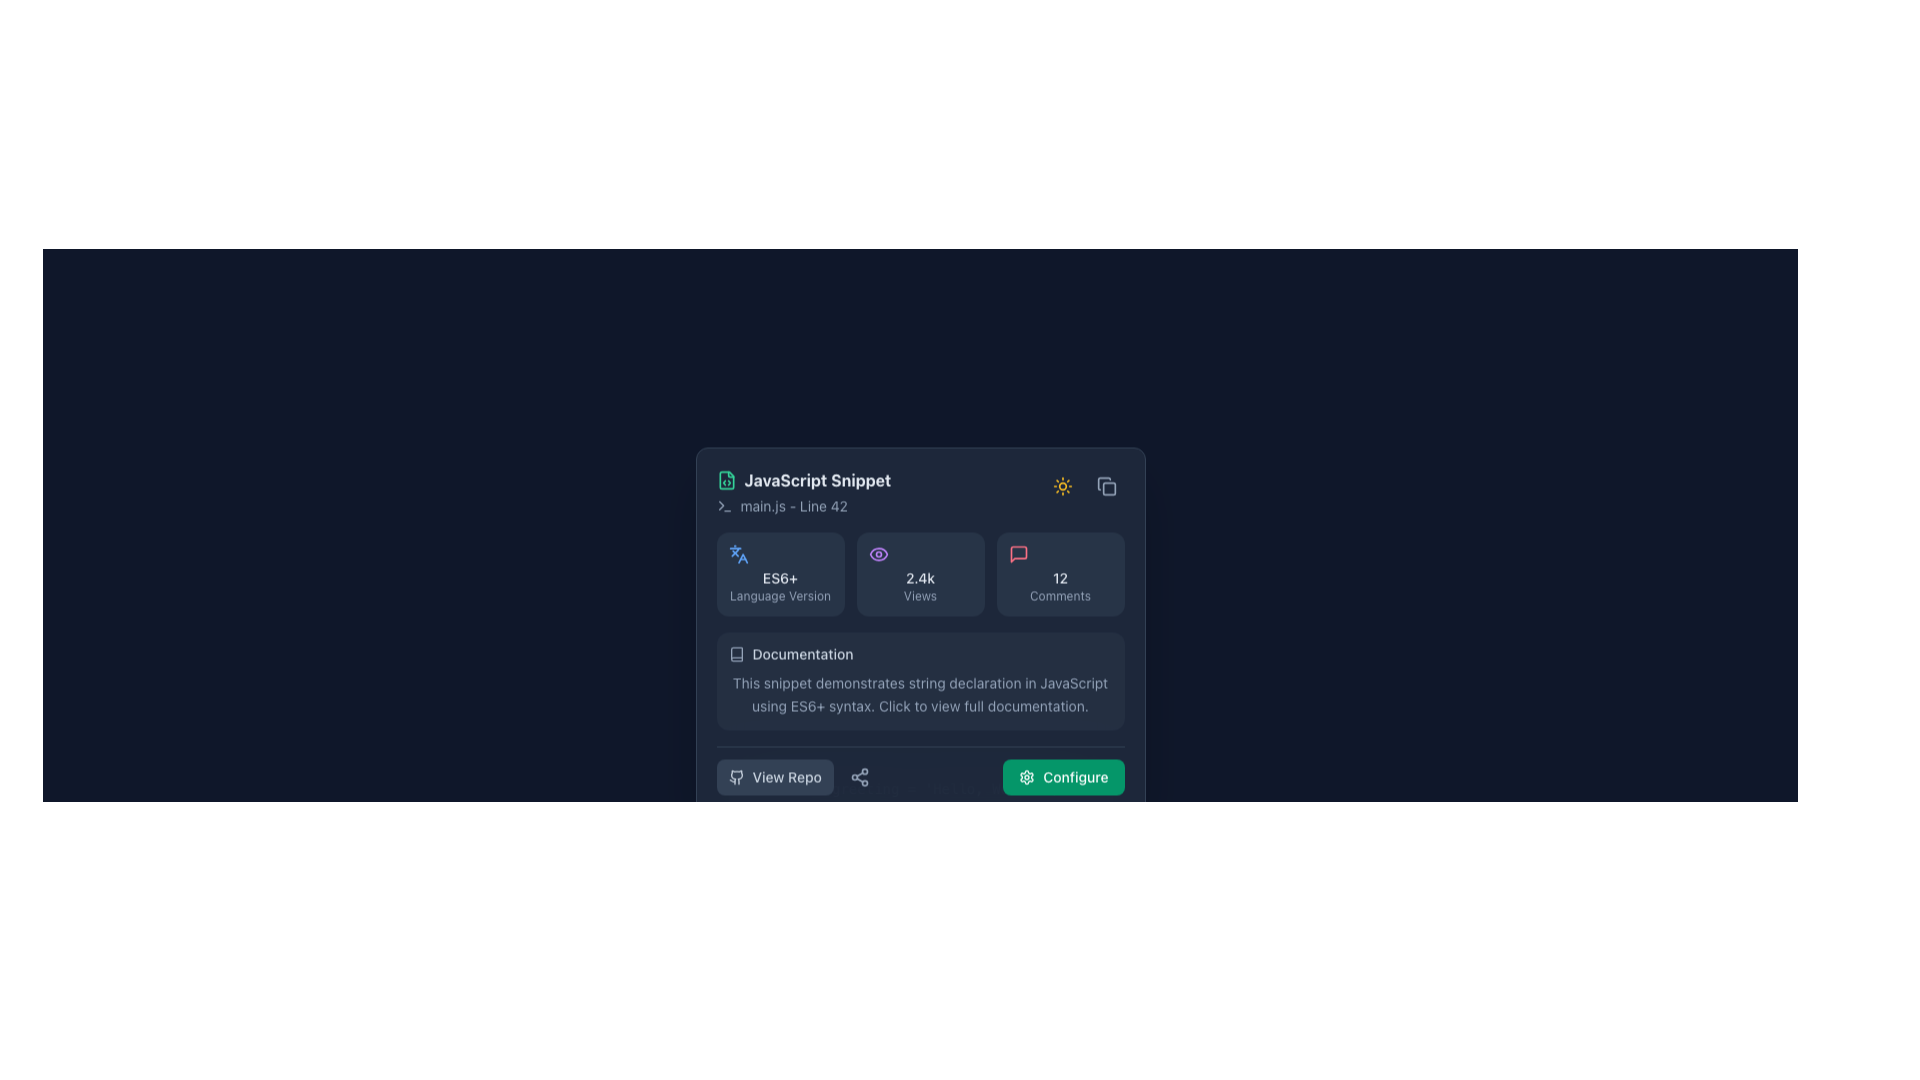 This screenshot has height=1080, width=1920. Describe the element at coordinates (779, 574) in the screenshot. I see `displayed version information from the Label with icon that indicates the programming language version, specifically ES6+, located at the first position among three blocks in a card structure` at that location.